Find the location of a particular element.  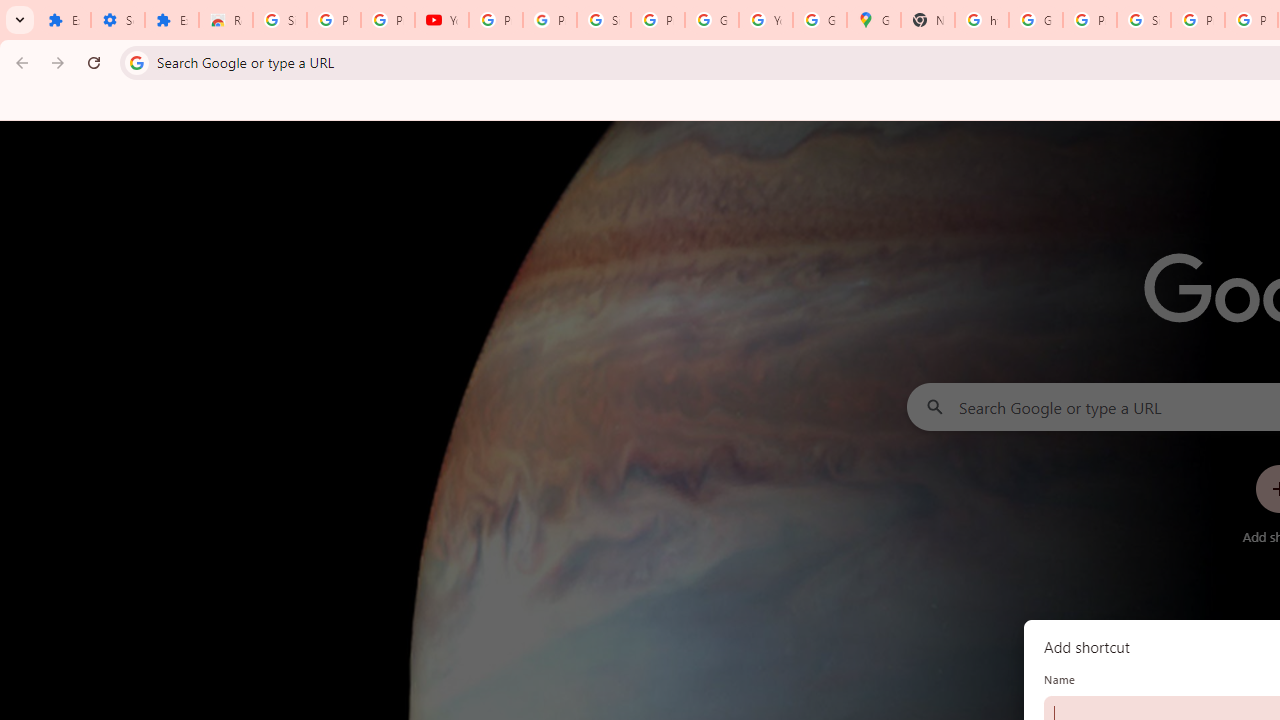

'Reviews: Helix Fruit Jump Arcade Game' is located at coordinates (225, 20).